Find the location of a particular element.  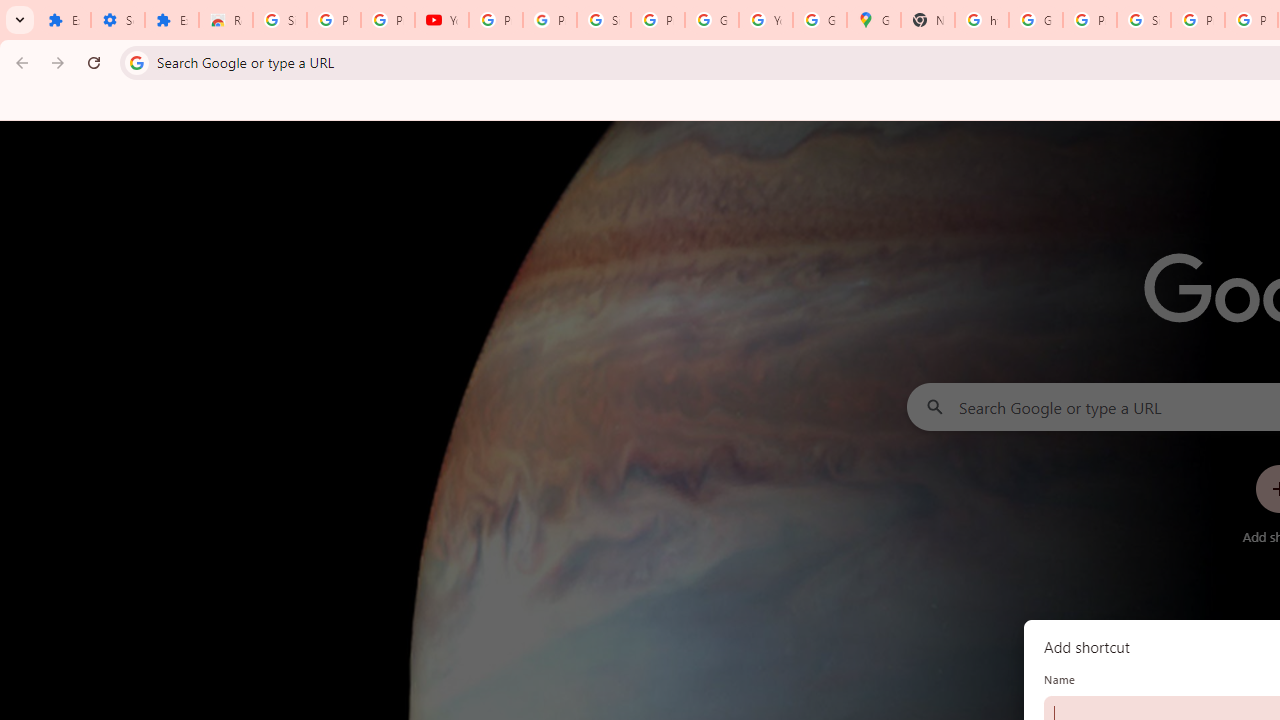

'Reviews: Helix Fruit Jump Arcade Game' is located at coordinates (225, 20).